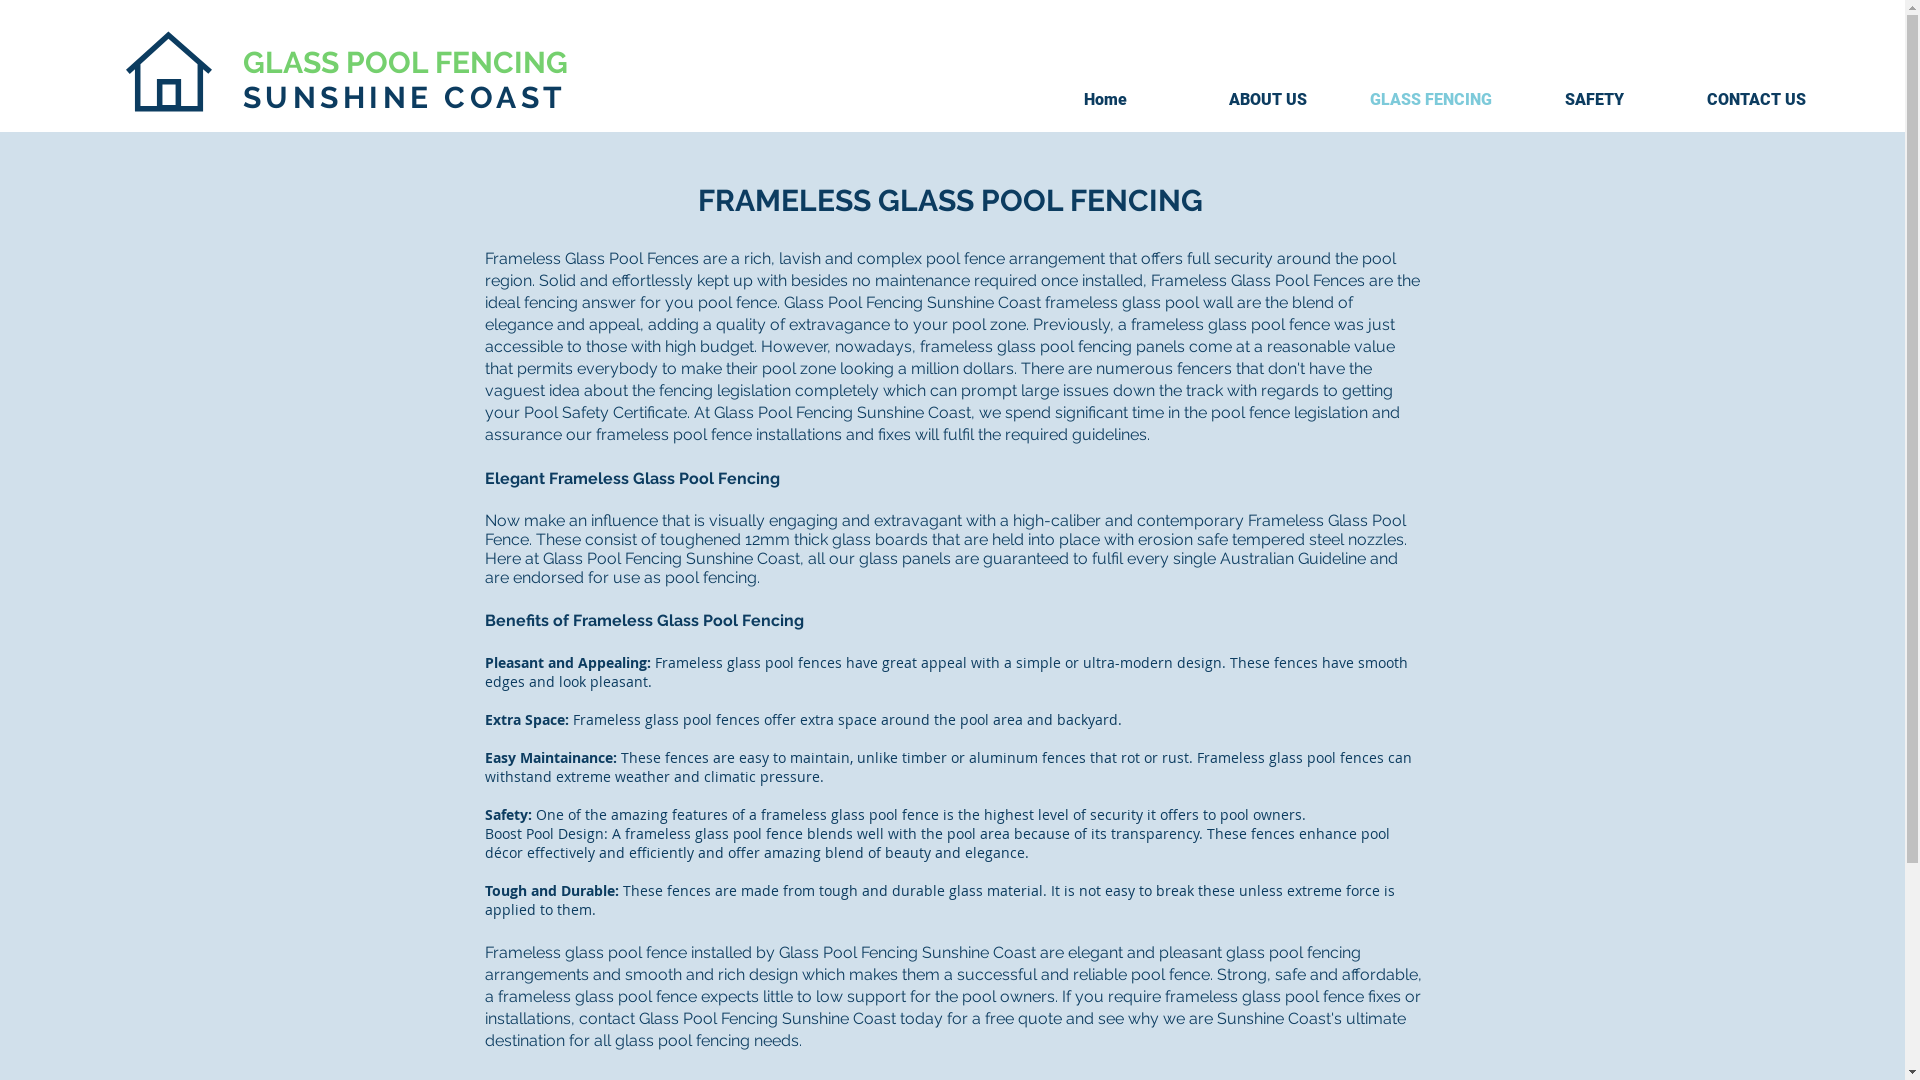 This screenshot has width=1920, height=1080. I want to click on 'SUNSHINE COAST', so click(240, 97).